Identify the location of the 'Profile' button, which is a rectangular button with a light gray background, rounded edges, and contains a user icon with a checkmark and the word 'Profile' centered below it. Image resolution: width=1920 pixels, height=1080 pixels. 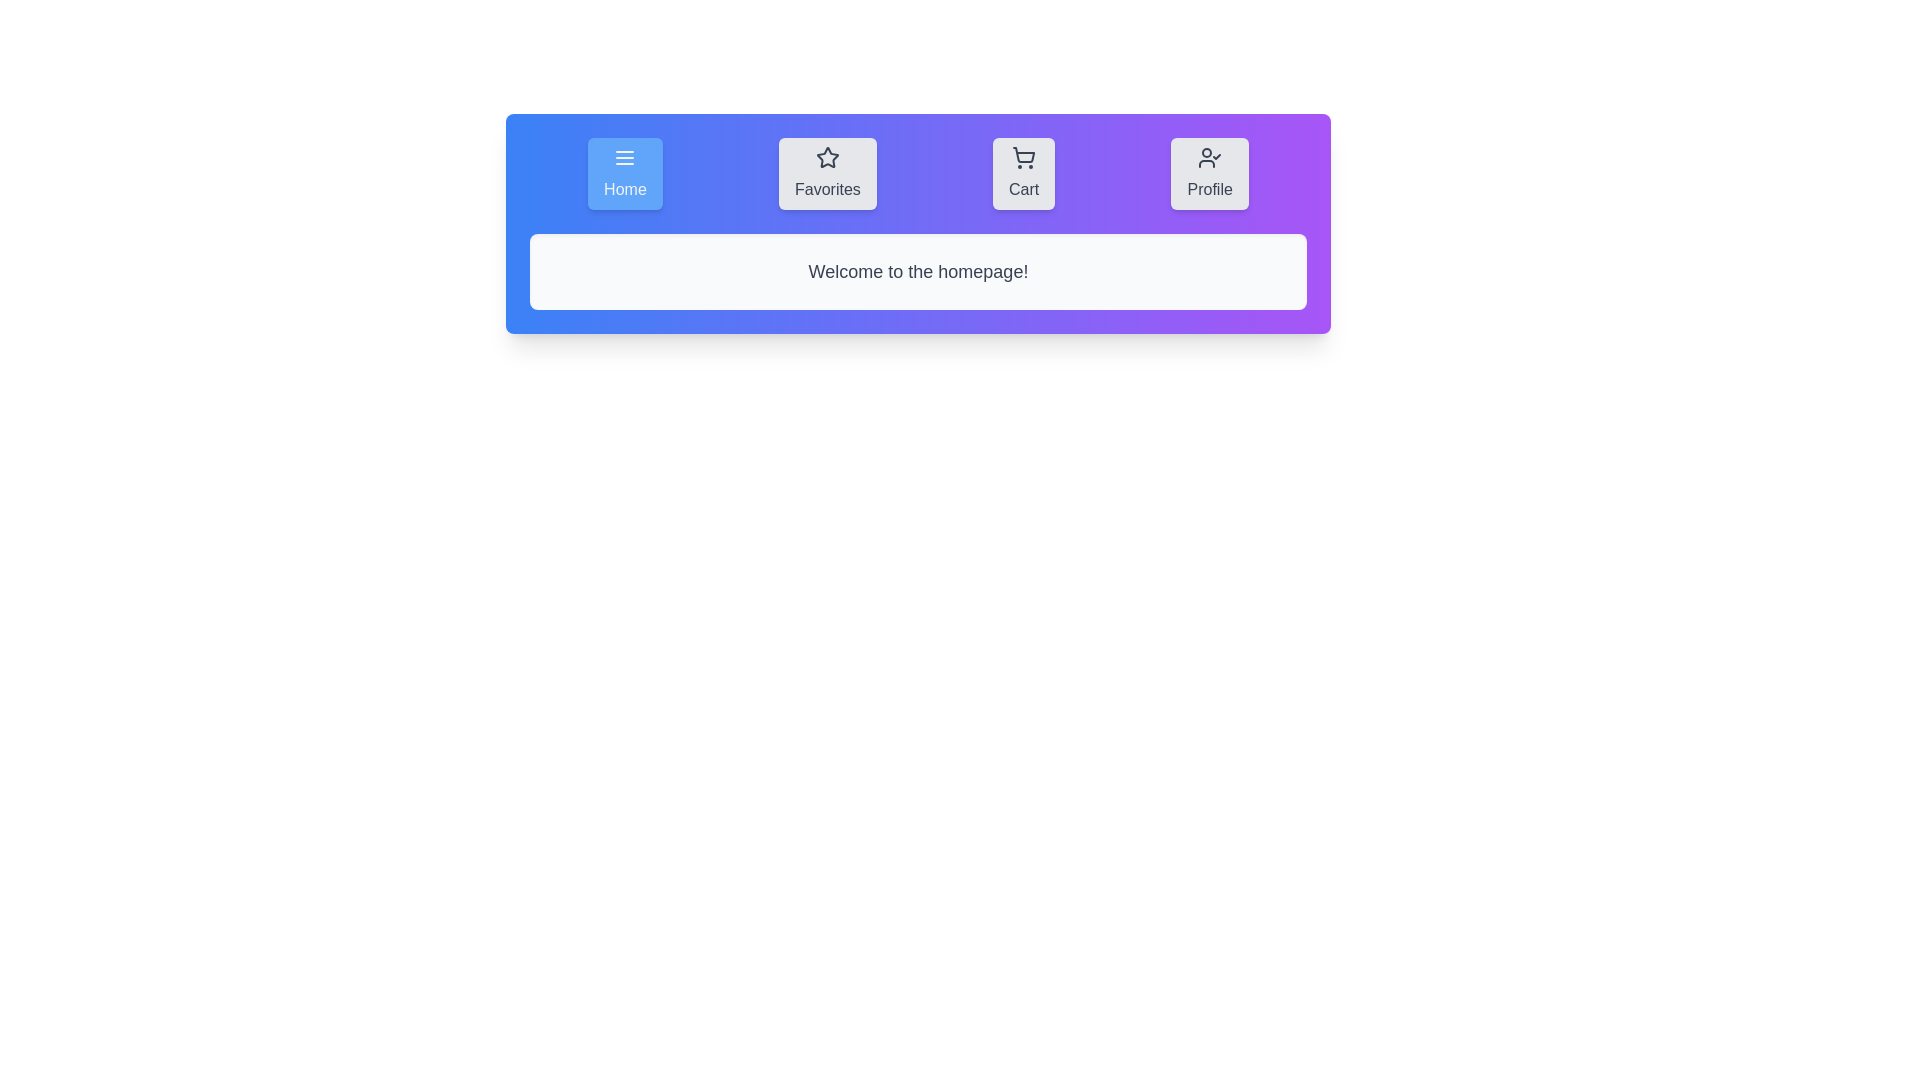
(1209, 172).